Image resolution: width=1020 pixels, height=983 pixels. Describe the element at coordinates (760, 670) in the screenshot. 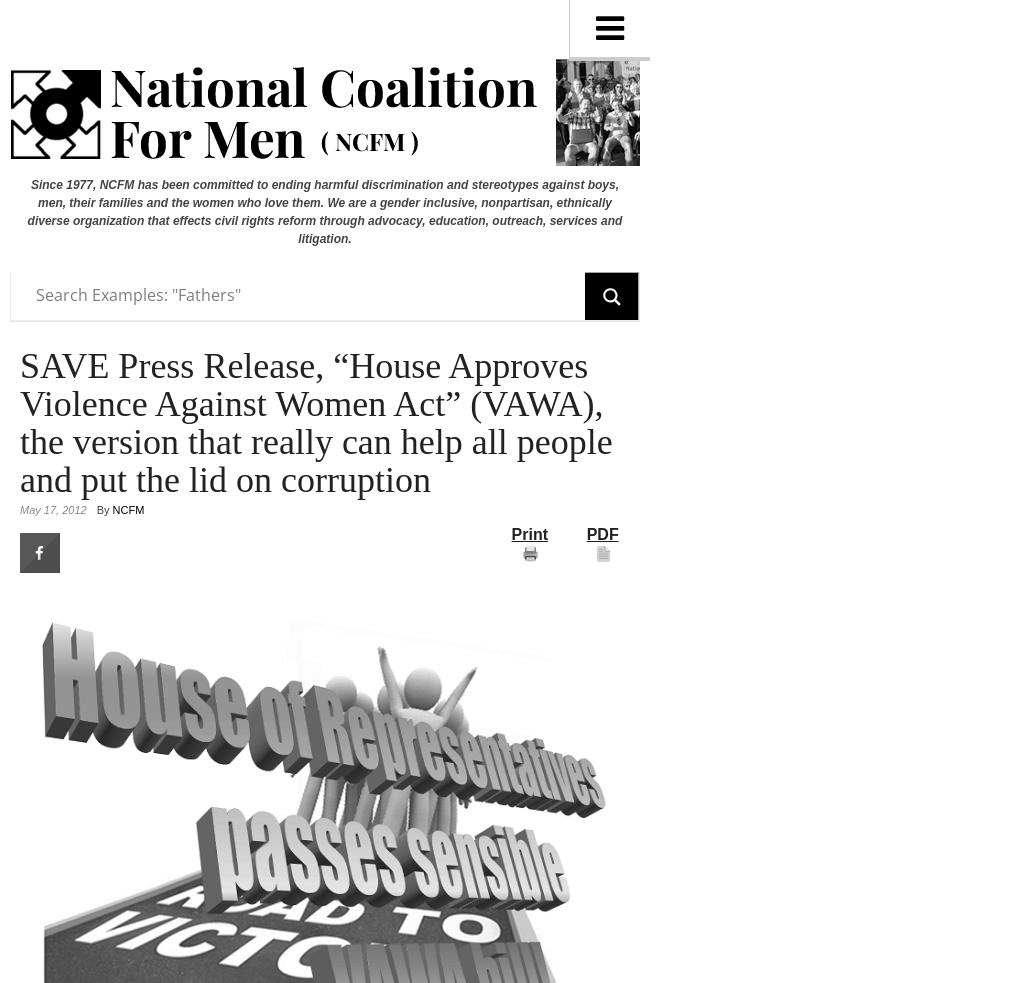

I see `'Lea Perritt, PhD/Psychologist'` at that location.